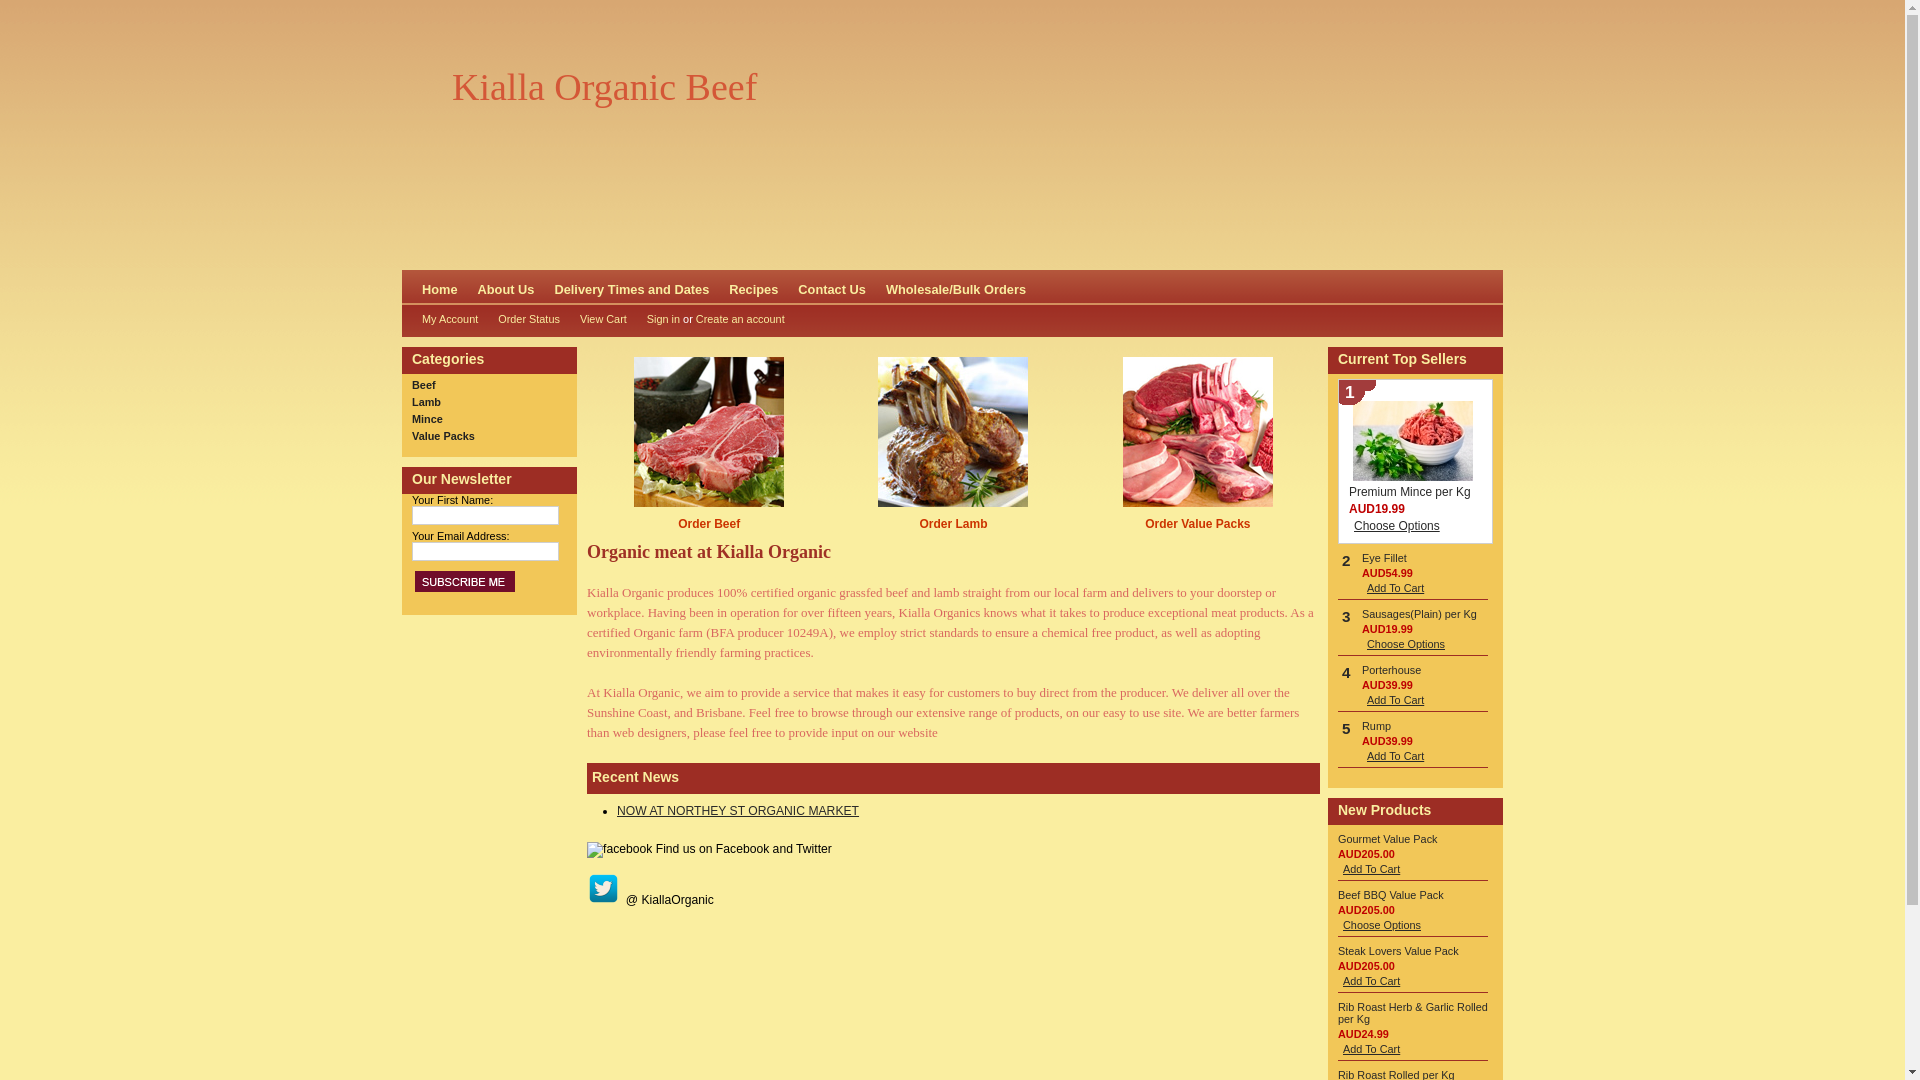 The height and width of the screenshot is (1080, 1920). I want to click on 'Mince', so click(411, 418).